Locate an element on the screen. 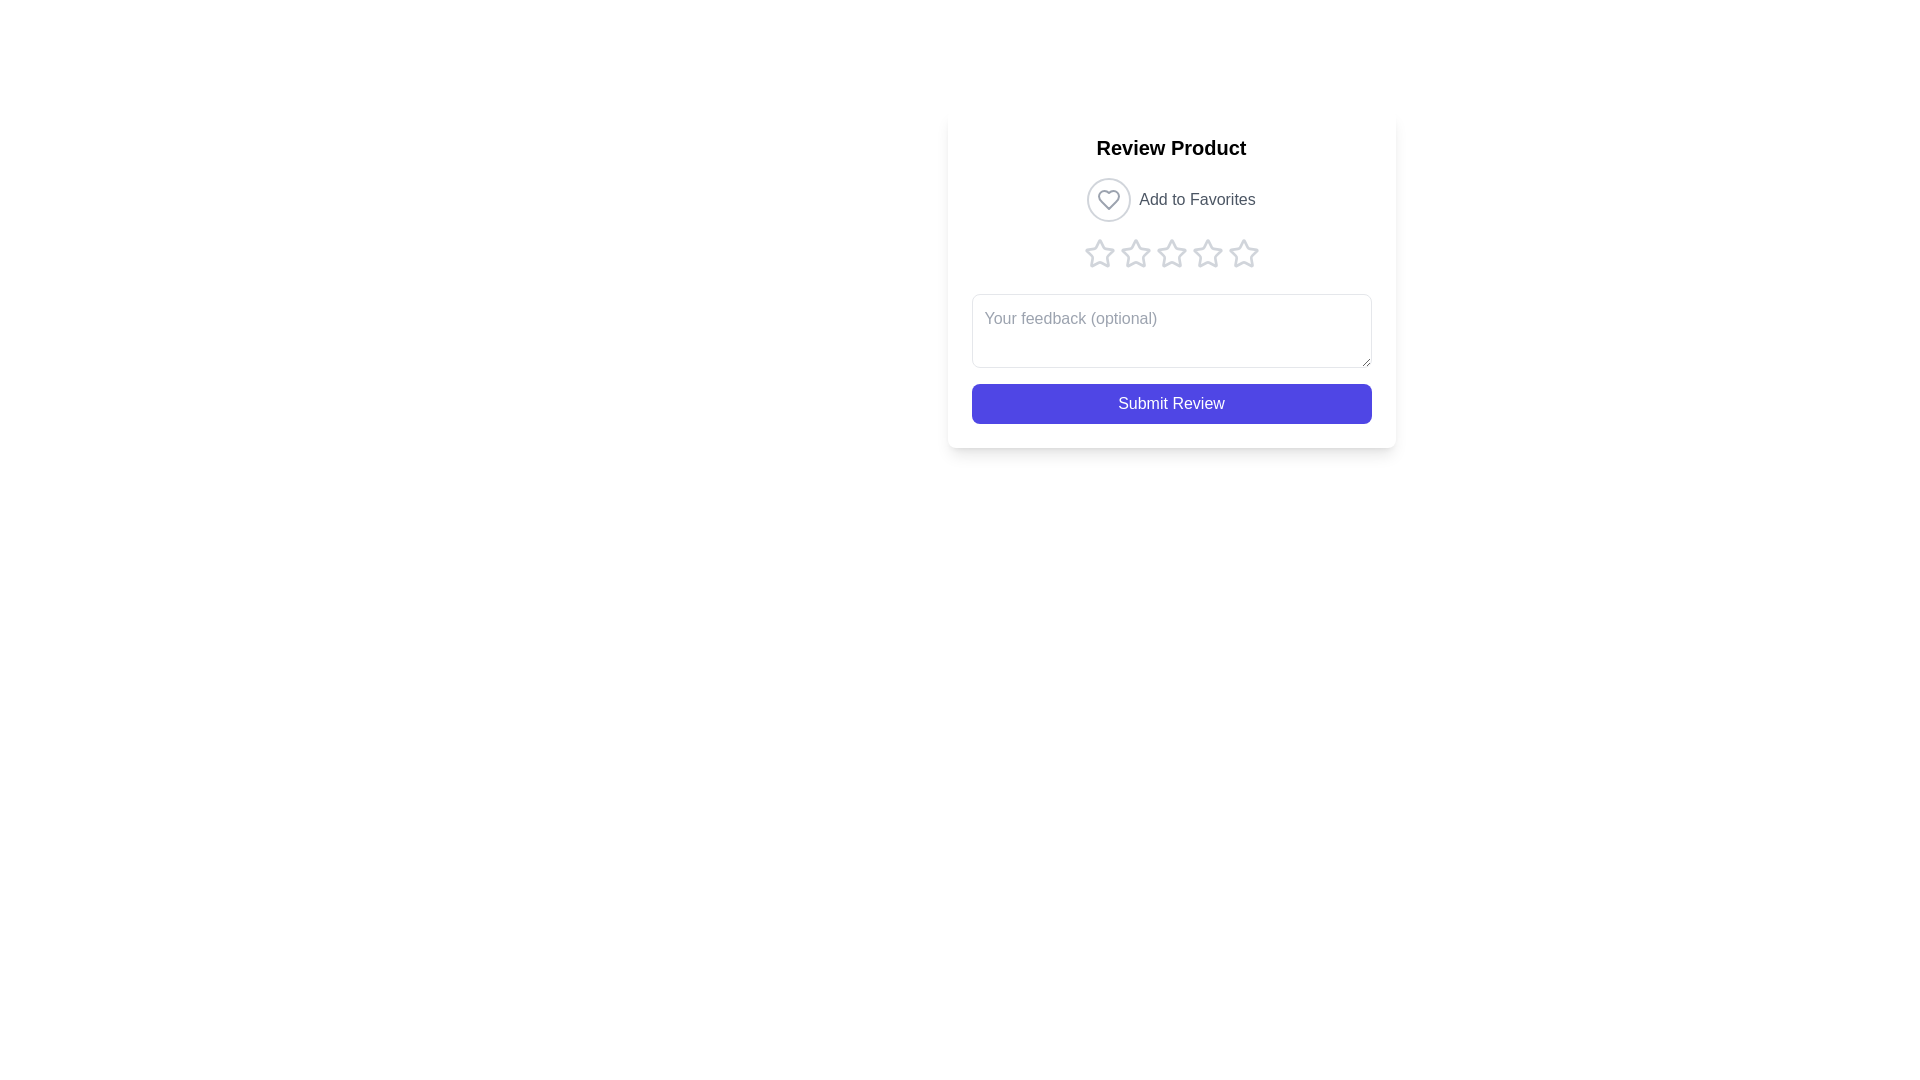 This screenshot has height=1080, width=1920. the fourth star button in the 5-star rating system is located at coordinates (1206, 253).